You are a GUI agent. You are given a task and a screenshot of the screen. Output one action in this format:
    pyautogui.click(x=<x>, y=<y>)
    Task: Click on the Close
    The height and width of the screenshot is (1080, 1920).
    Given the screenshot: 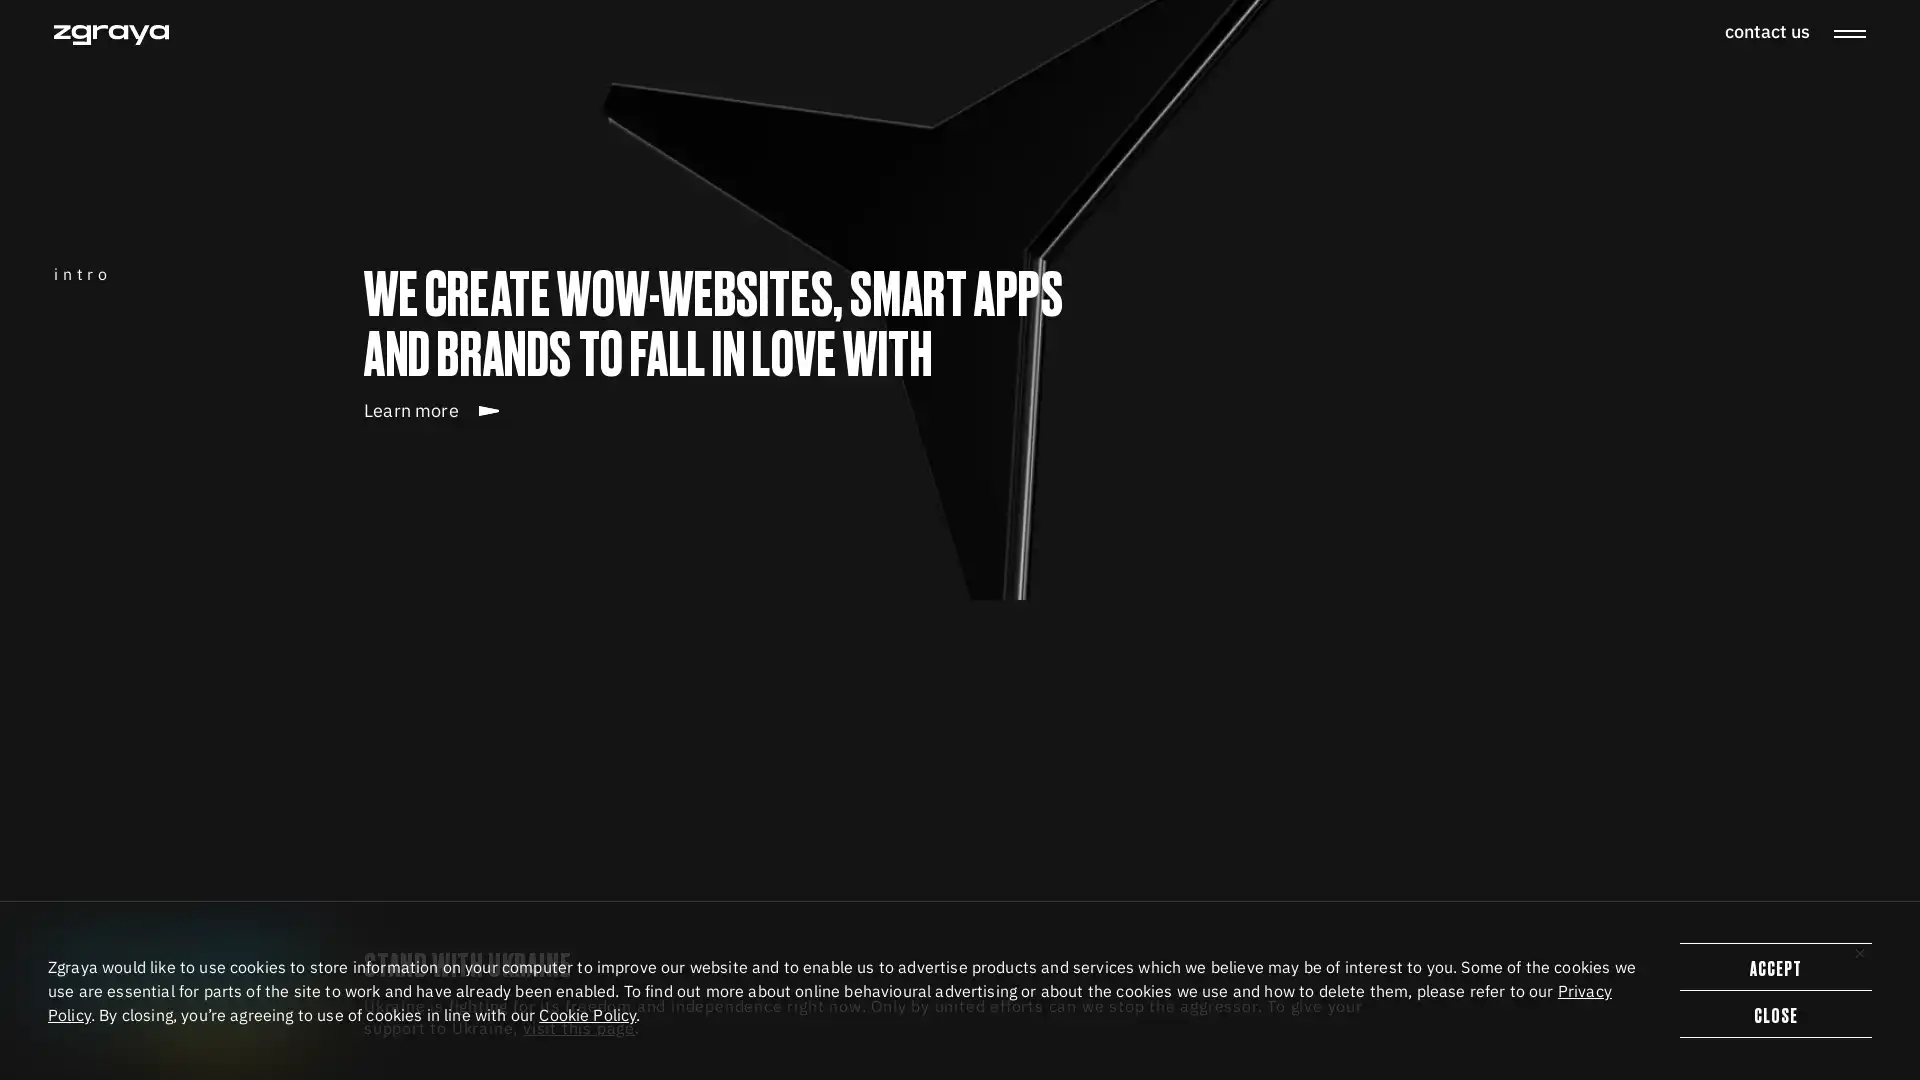 What is the action you would take?
    pyautogui.click(x=1859, y=951)
    